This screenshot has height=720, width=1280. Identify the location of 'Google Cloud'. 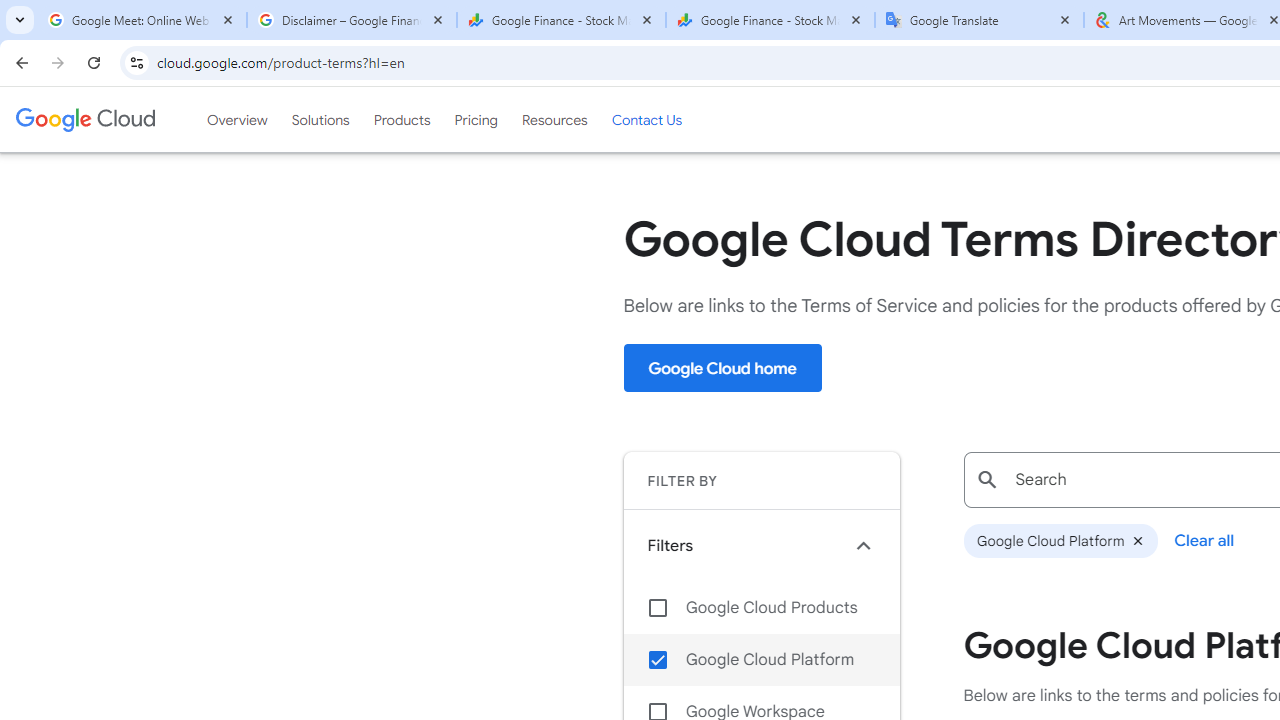
(84, 119).